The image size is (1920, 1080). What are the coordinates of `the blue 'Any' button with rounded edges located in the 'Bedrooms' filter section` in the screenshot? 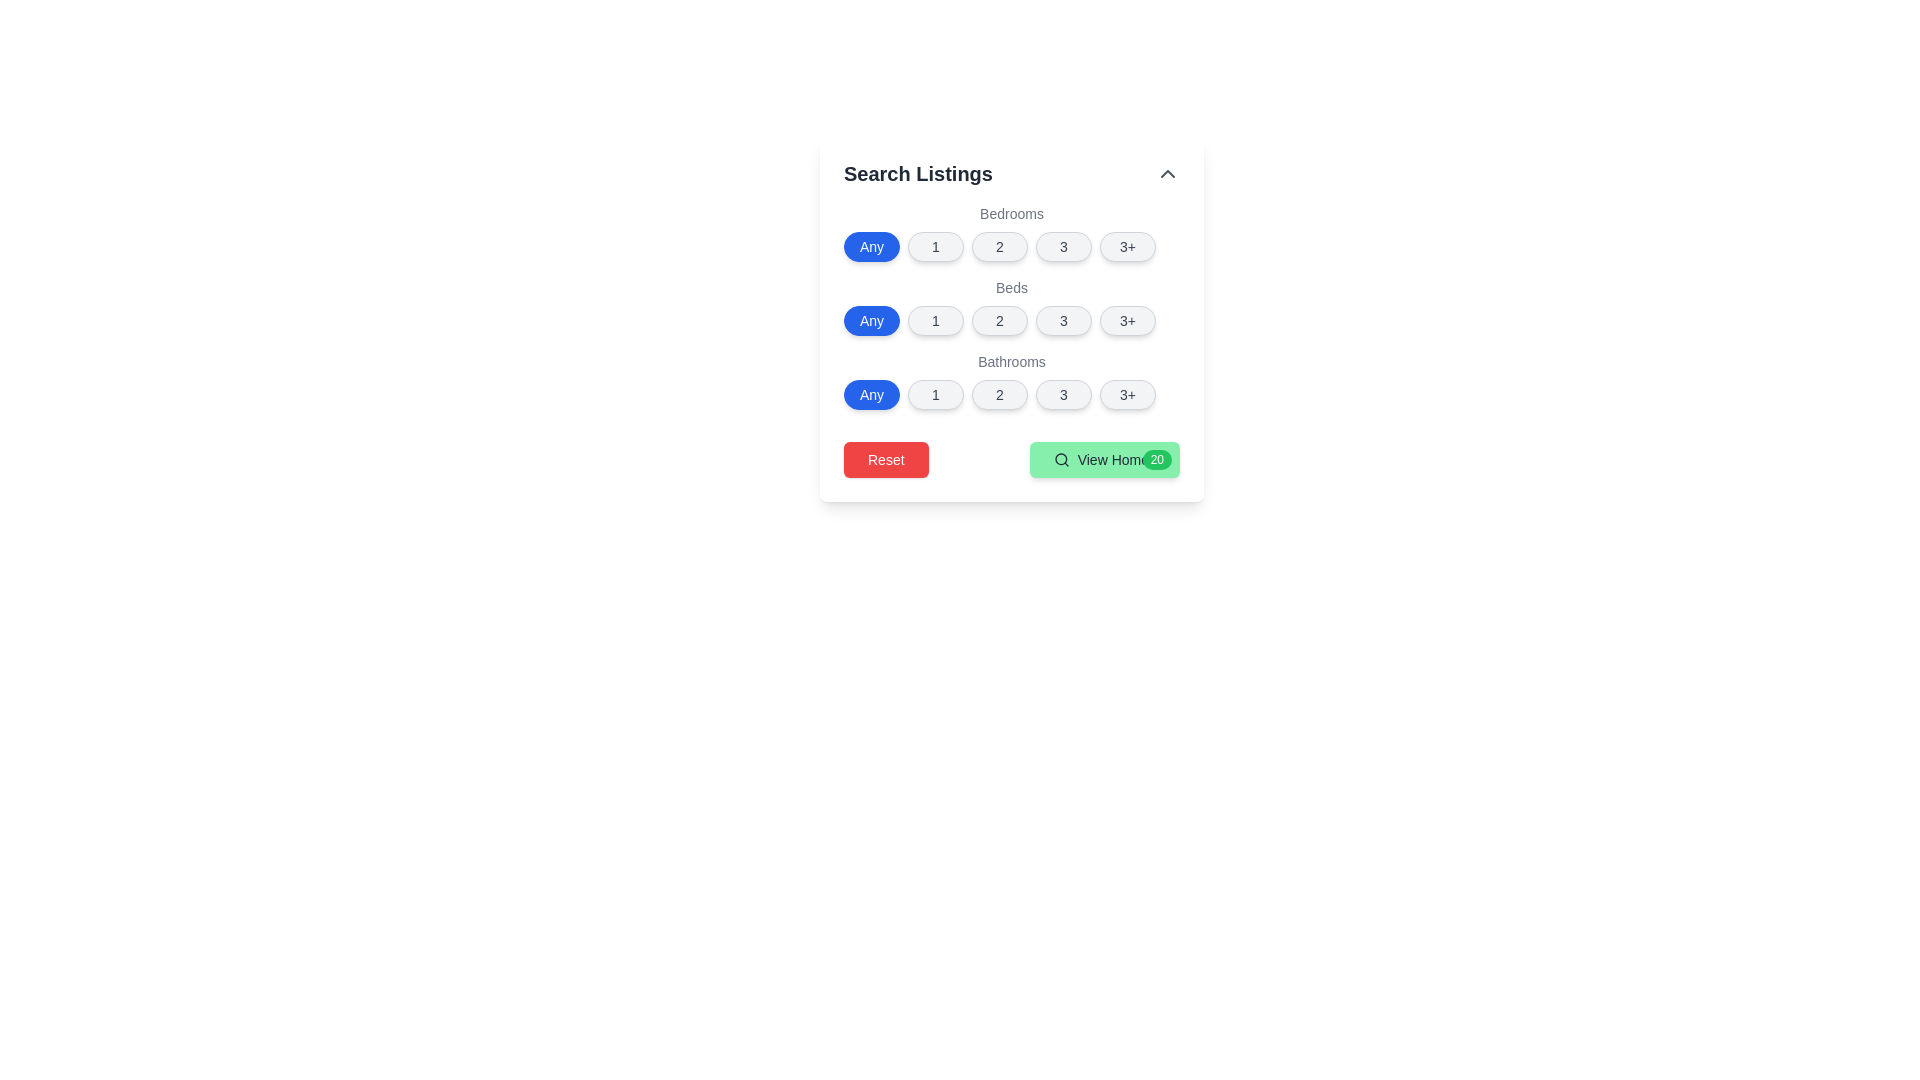 It's located at (872, 245).